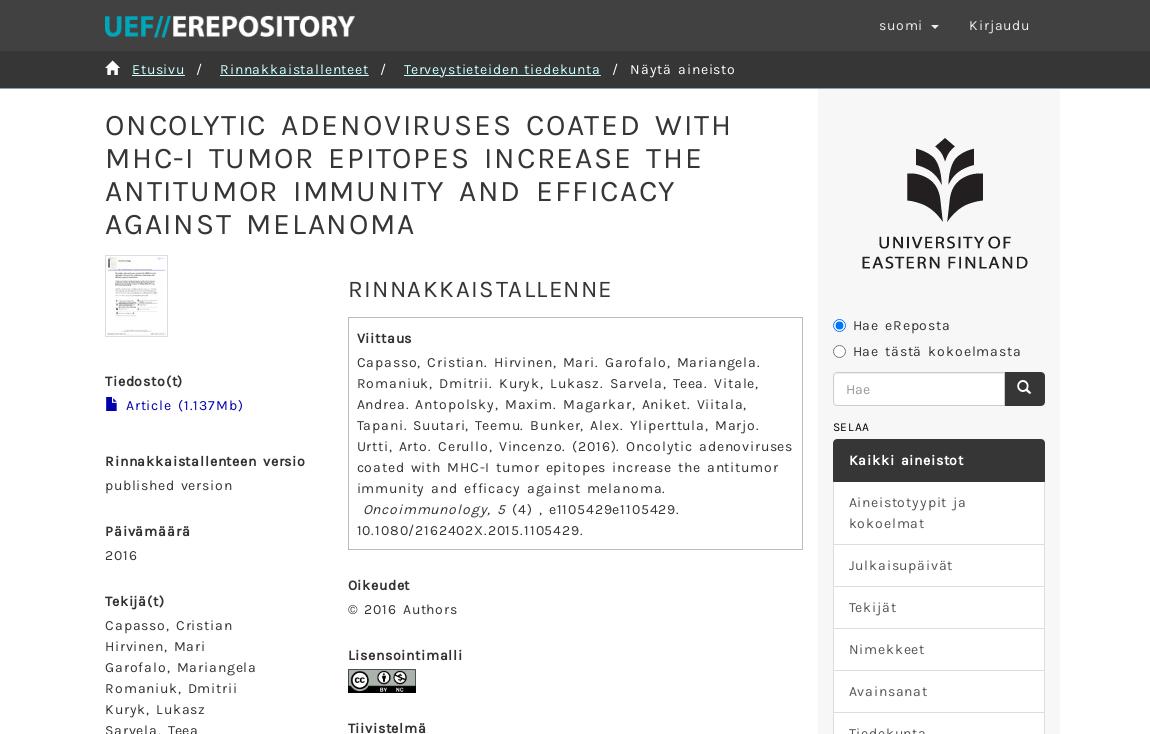  Describe the element at coordinates (907, 511) in the screenshot. I see `'Aineistotyypit ja kokoelmat'` at that location.